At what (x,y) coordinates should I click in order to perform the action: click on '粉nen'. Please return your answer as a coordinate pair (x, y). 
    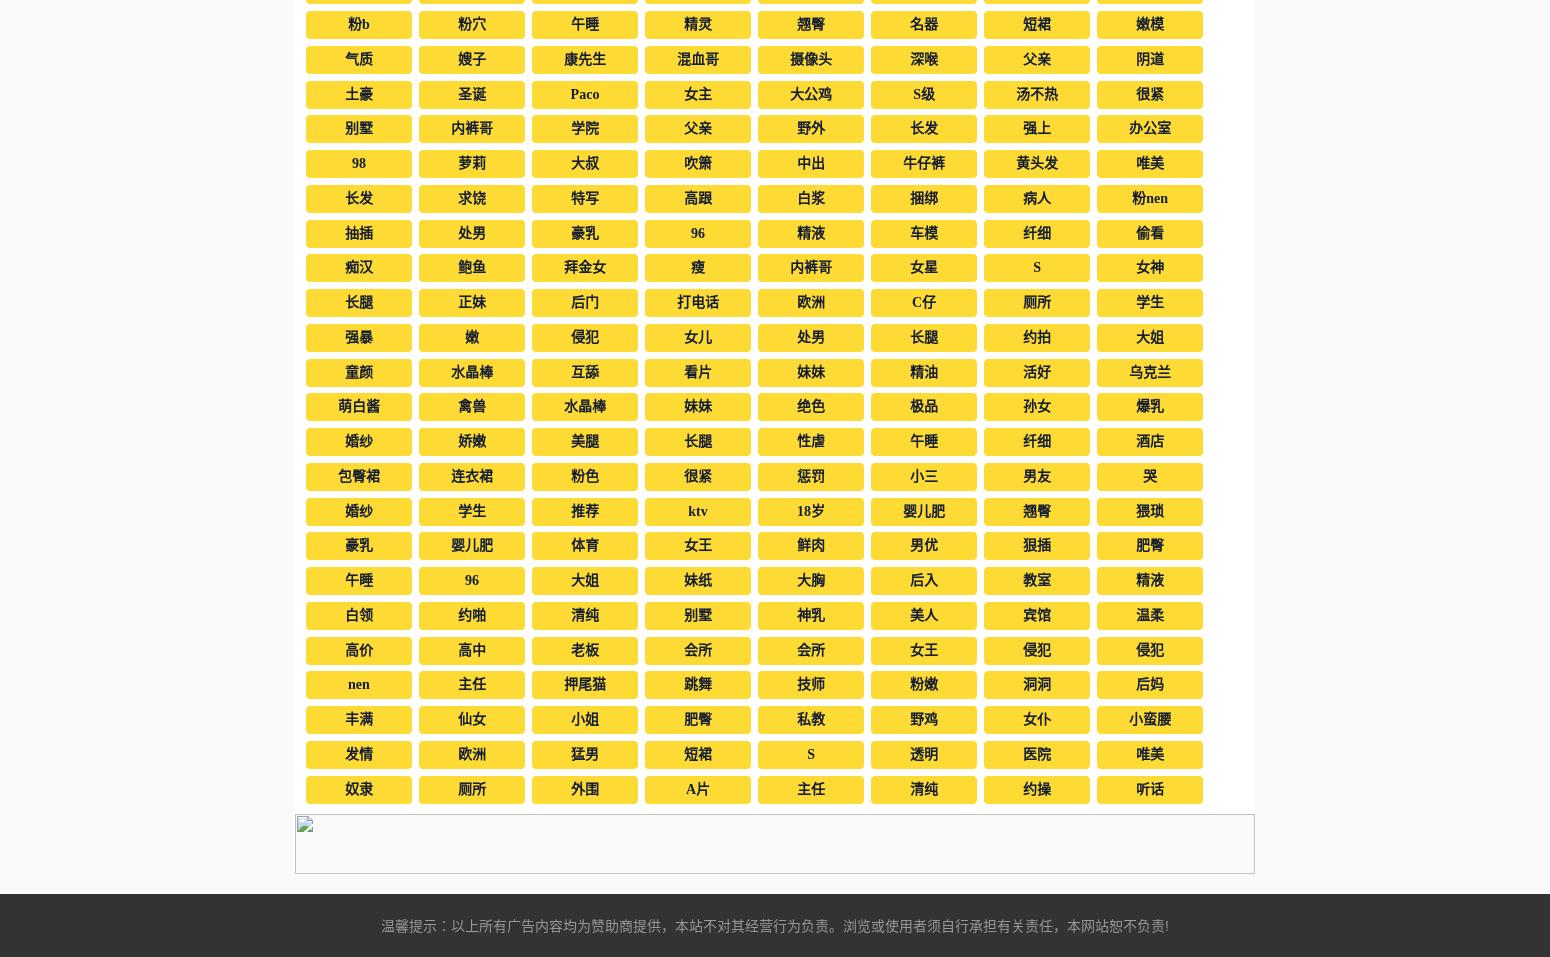
    Looking at the image, I should click on (1148, 196).